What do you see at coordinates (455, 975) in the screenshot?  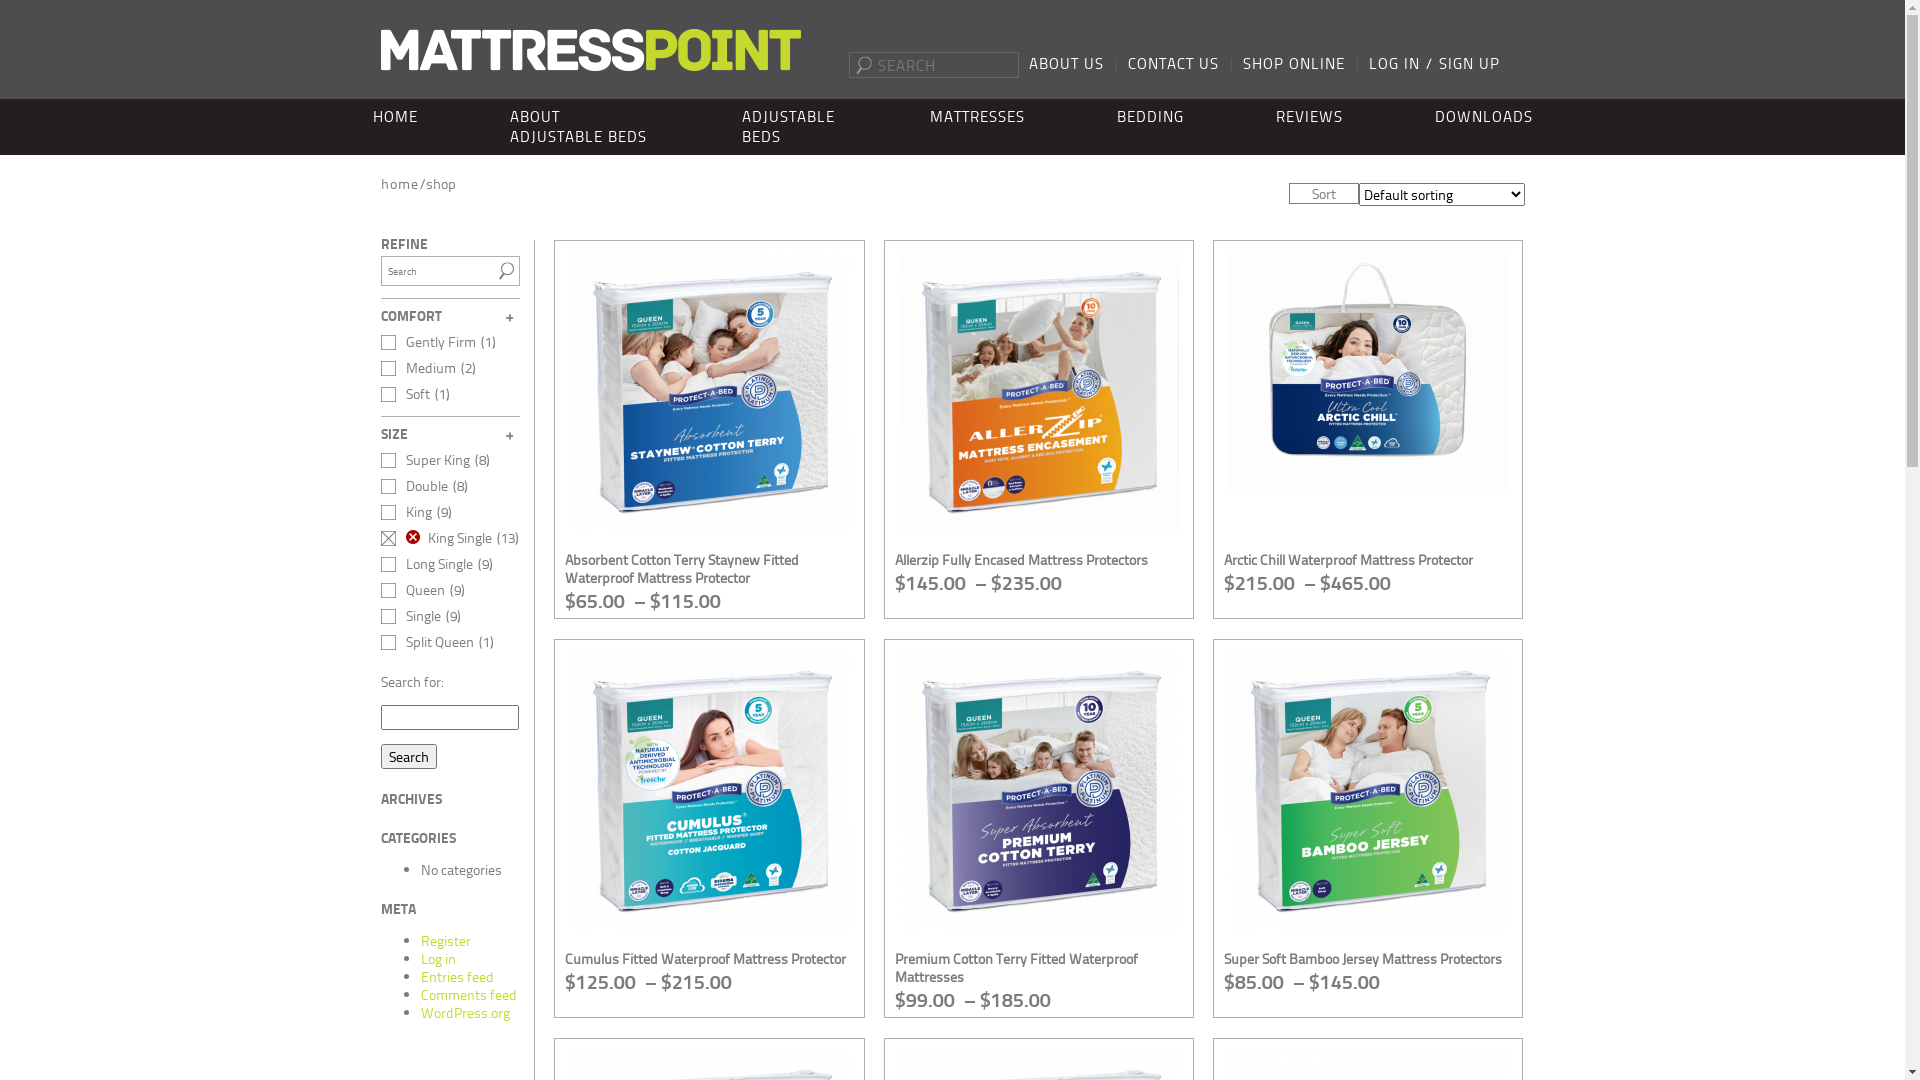 I see `'Entries feed'` at bounding box center [455, 975].